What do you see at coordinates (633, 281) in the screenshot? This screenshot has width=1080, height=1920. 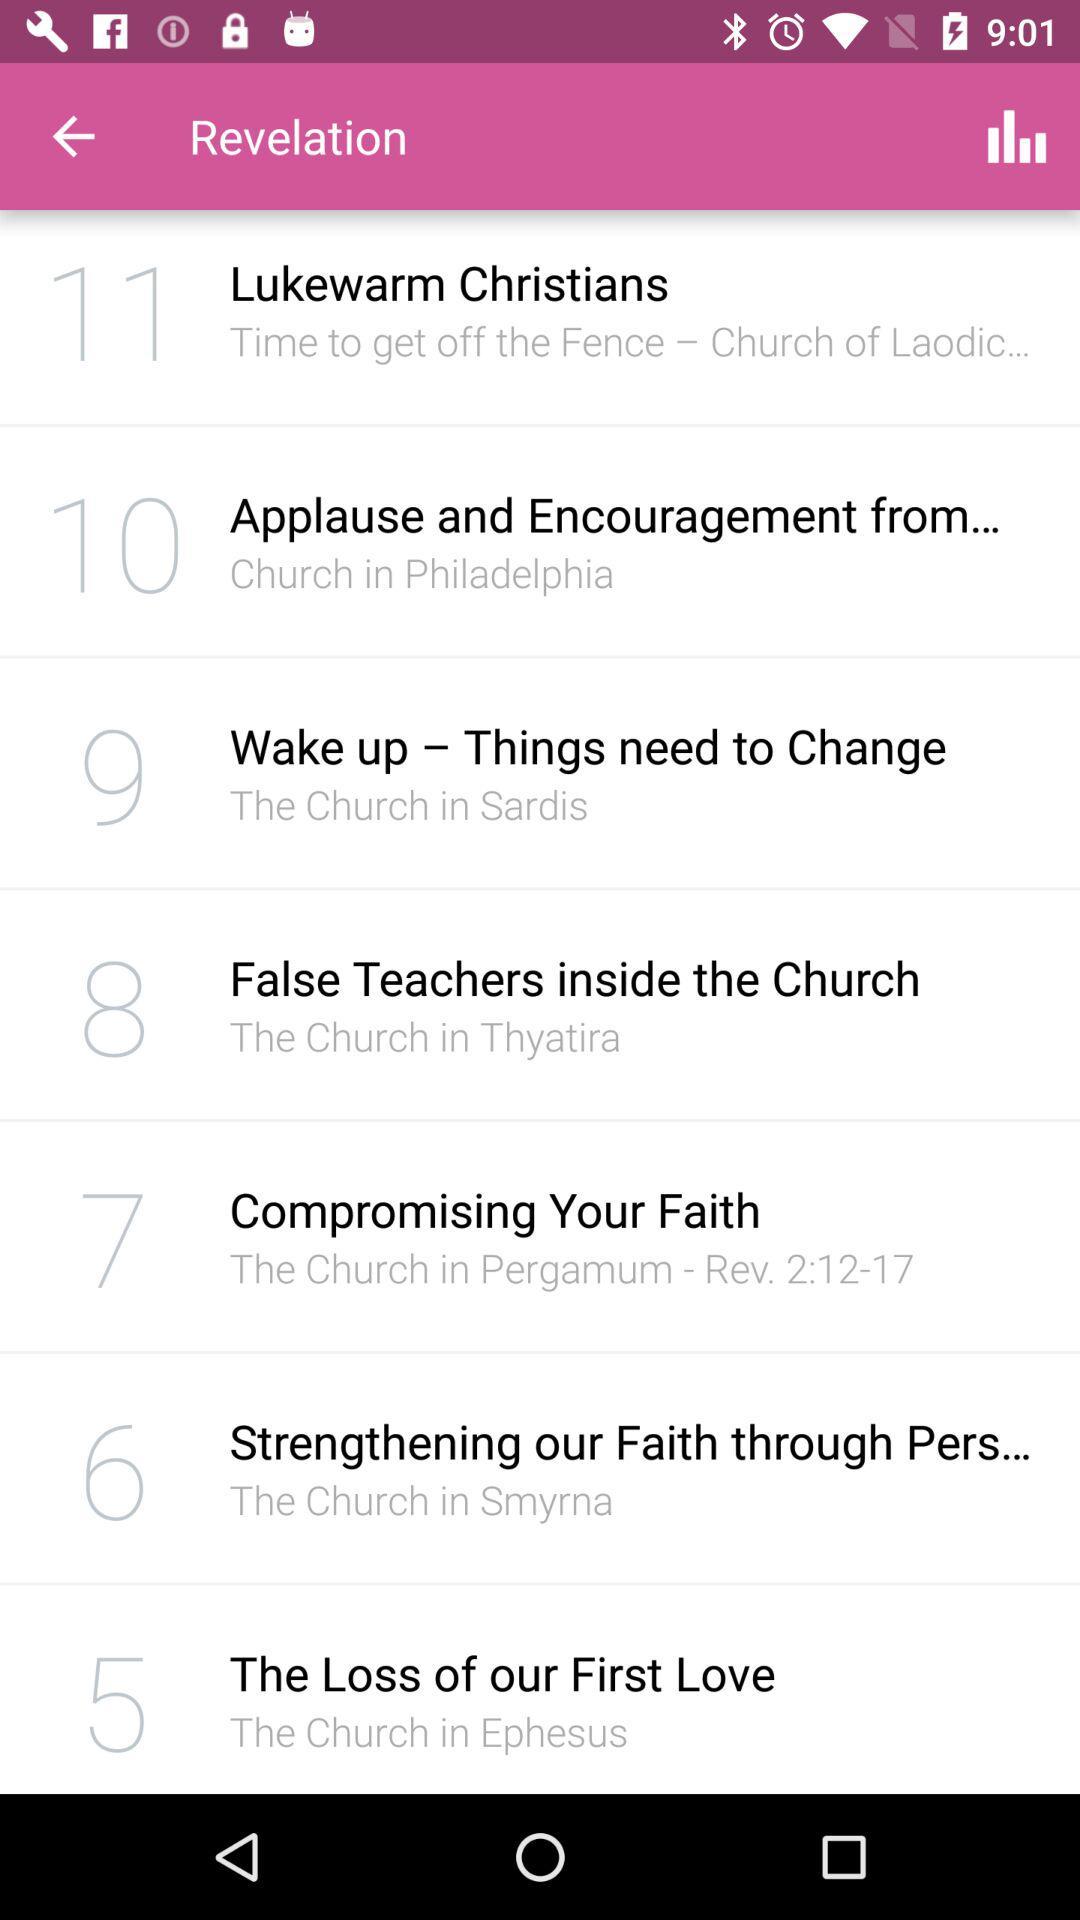 I see `the lukewarm christians icon` at bounding box center [633, 281].